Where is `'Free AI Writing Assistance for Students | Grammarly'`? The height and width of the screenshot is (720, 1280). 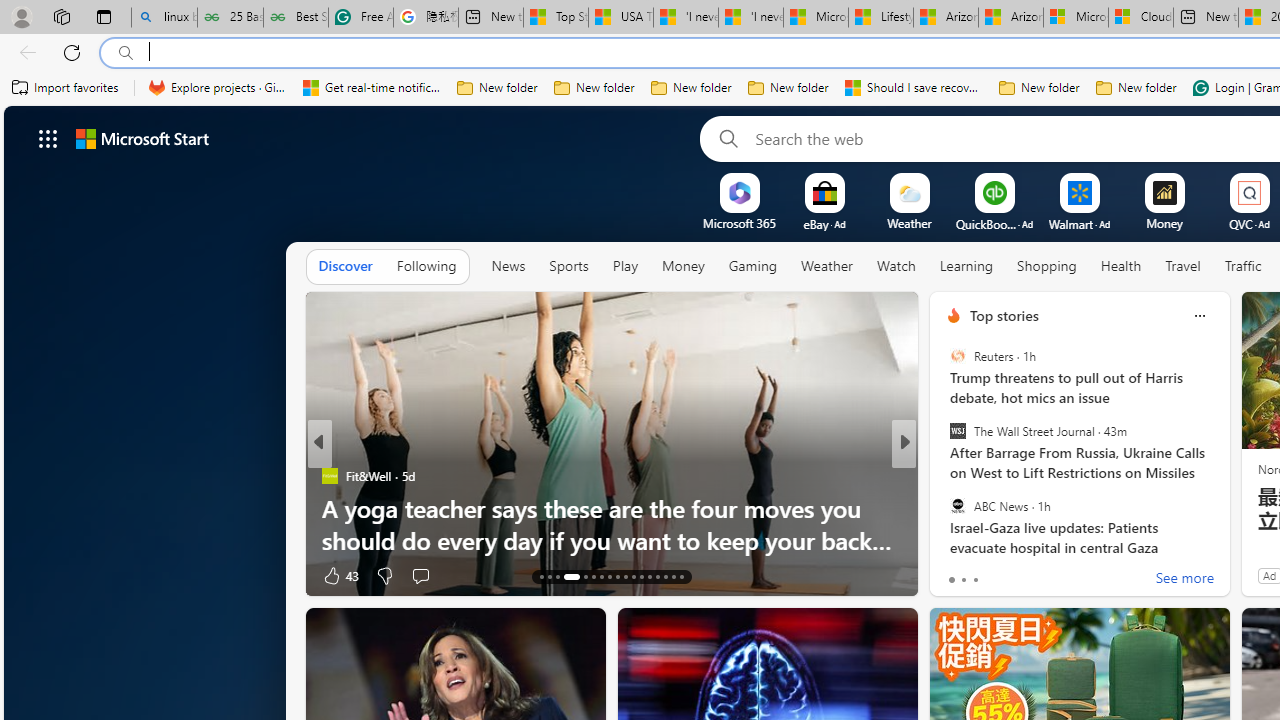 'Free AI Writing Assistance for Students | Grammarly' is located at coordinates (360, 17).